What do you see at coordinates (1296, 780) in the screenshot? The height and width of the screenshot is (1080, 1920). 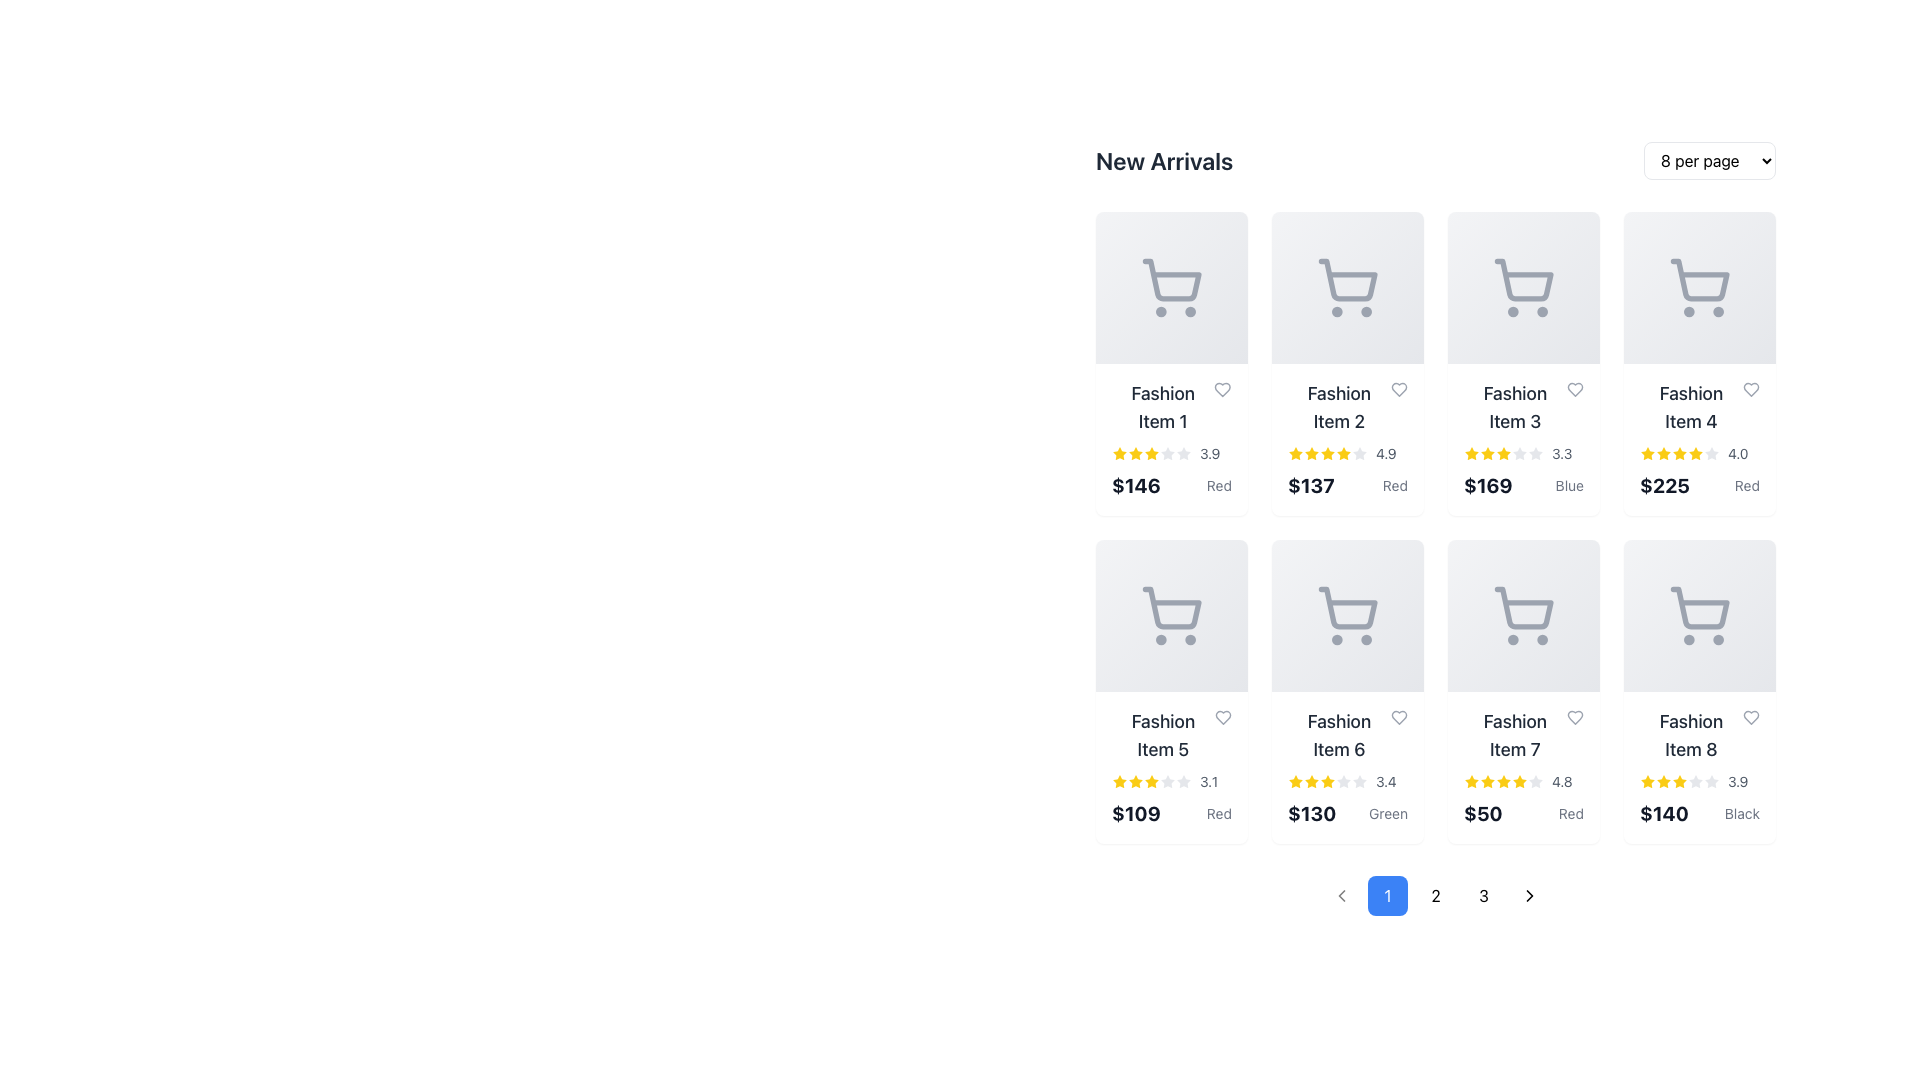 I see `the yellow star icon in the second row, third column of the card layout for Fashion Item 6` at bounding box center [1296, 780].